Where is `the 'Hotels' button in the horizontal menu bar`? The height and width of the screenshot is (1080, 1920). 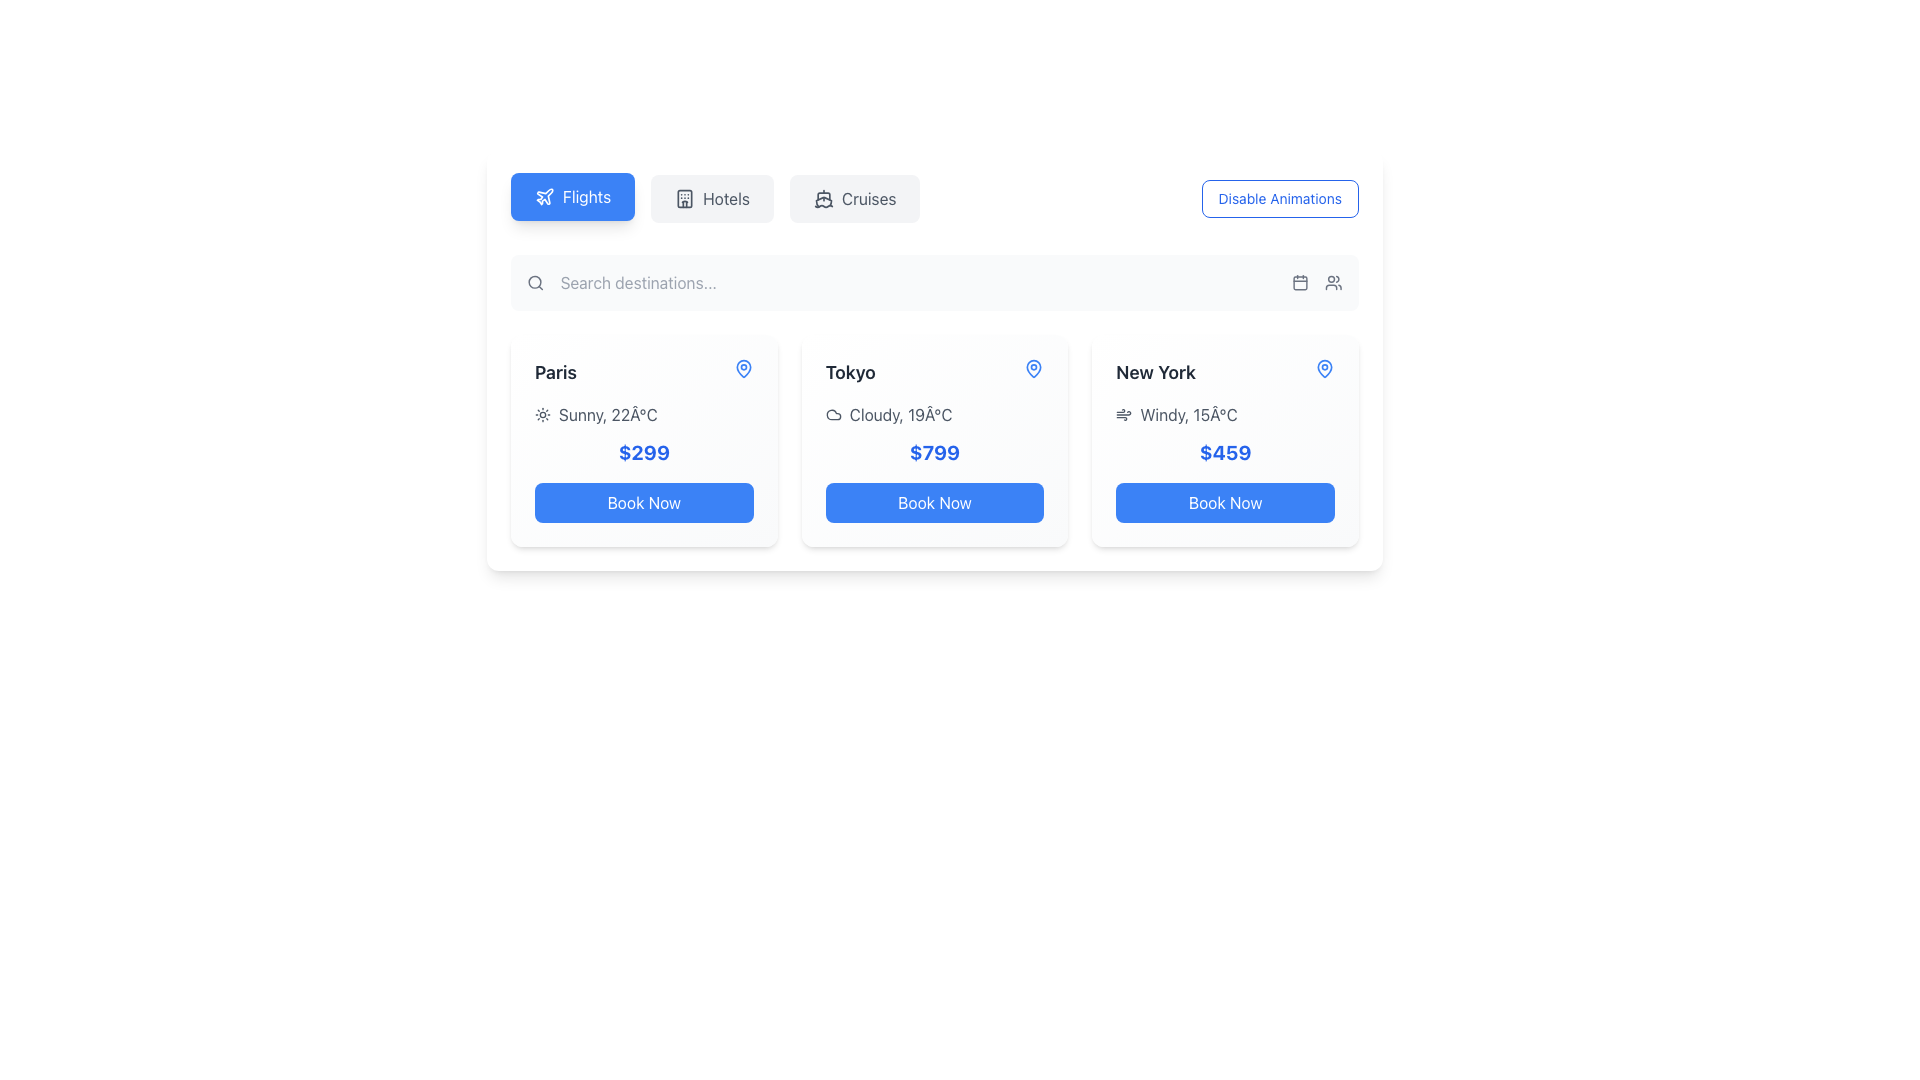
the 'Hotels' button in the horizontal menu bar is located at coordinates (715, 199).